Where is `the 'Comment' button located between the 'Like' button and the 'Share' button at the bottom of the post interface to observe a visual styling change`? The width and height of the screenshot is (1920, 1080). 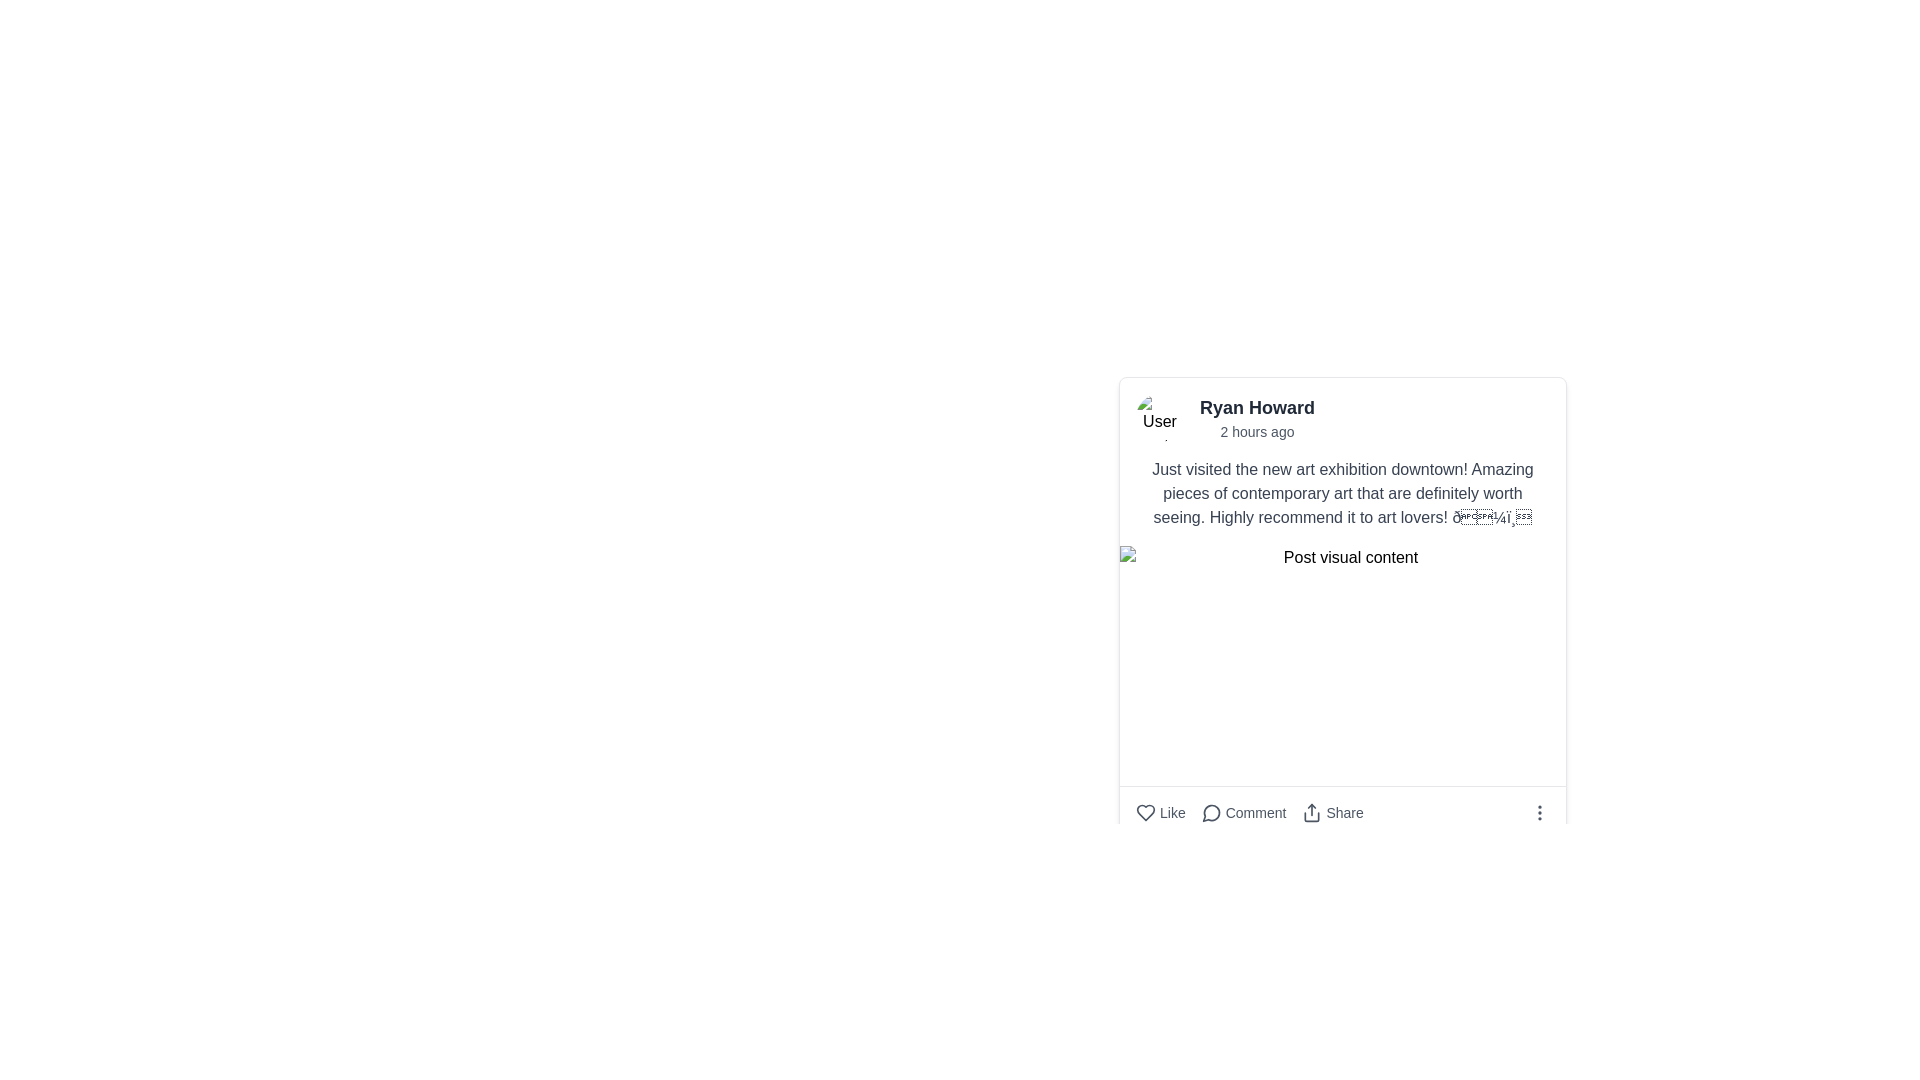 the 'Comment' button located between the 'Like' button and the 'Share' button at the bottom of the post interface to observe a visual styling change is located at coordinates (1248, 813).